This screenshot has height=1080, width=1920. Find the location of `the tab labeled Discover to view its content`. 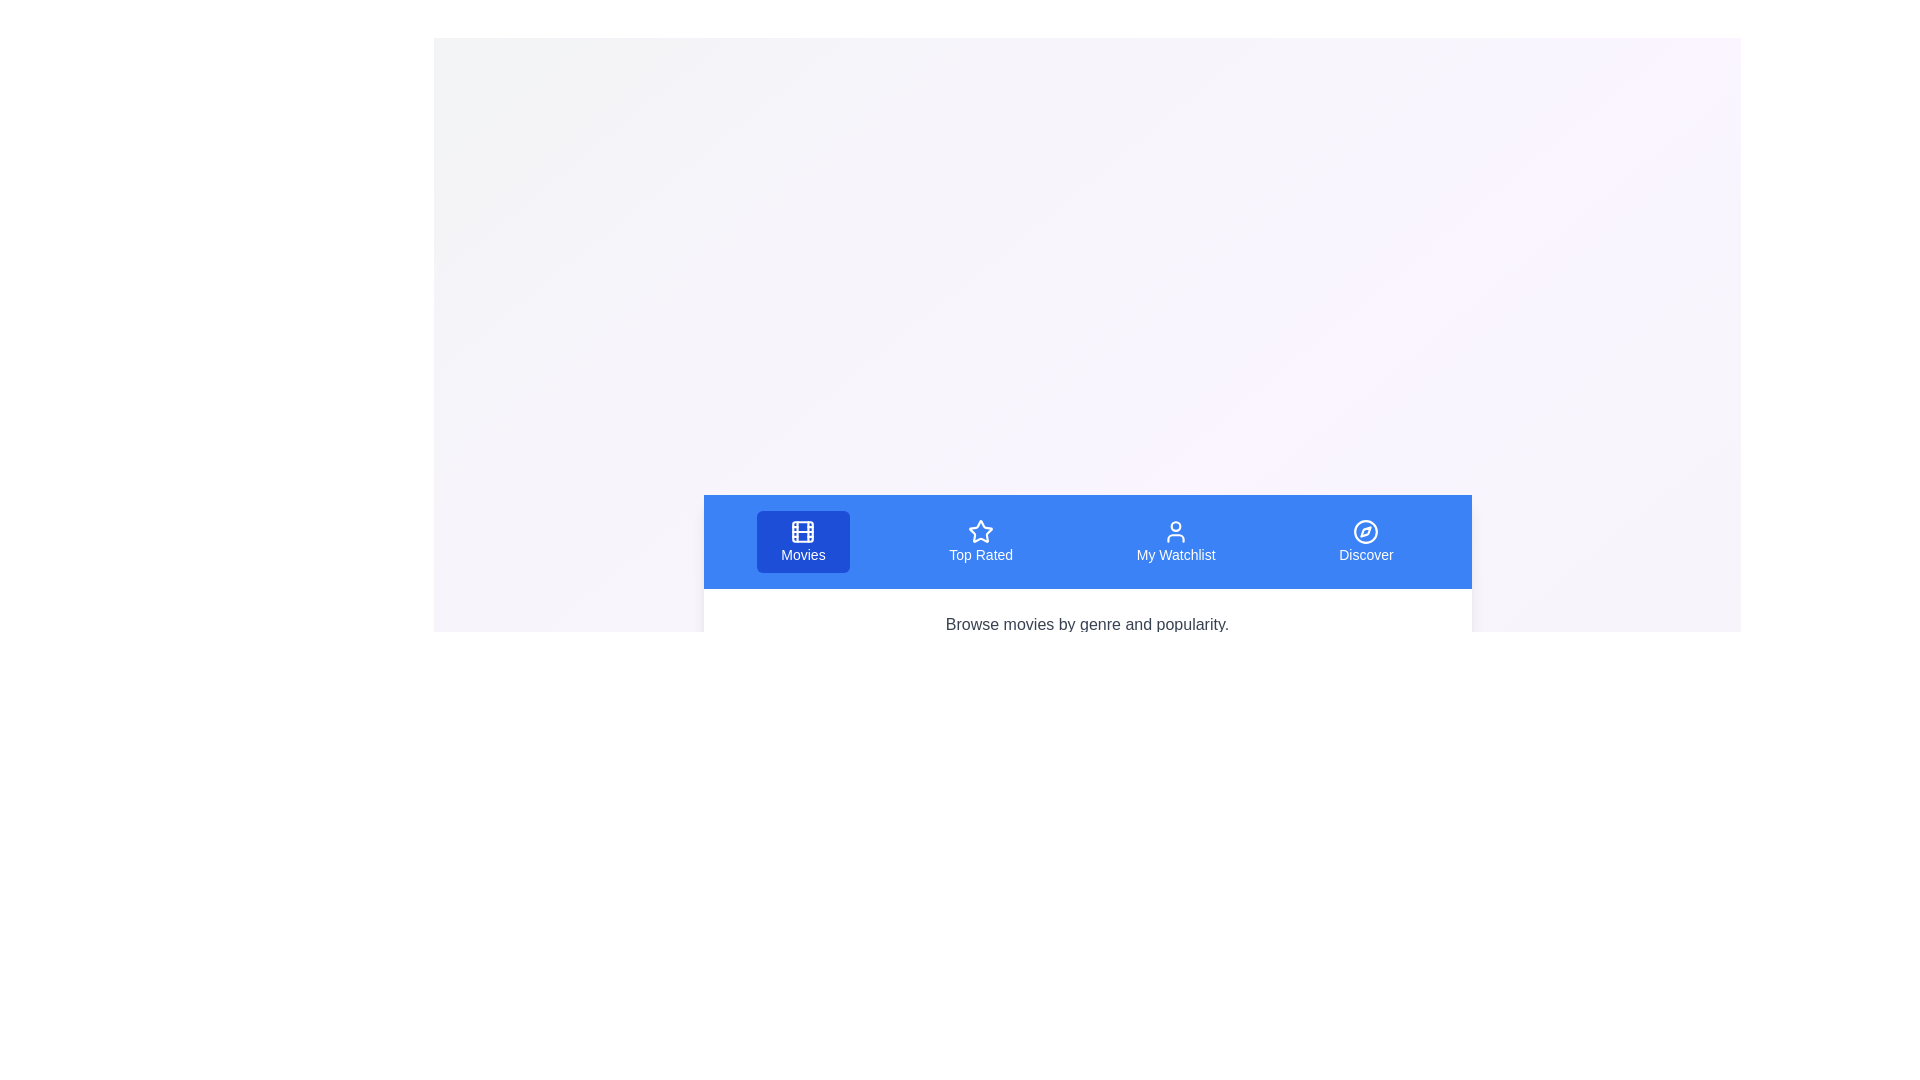

the tab labeled Discover to view its content is located at coordinates (1365, 542).